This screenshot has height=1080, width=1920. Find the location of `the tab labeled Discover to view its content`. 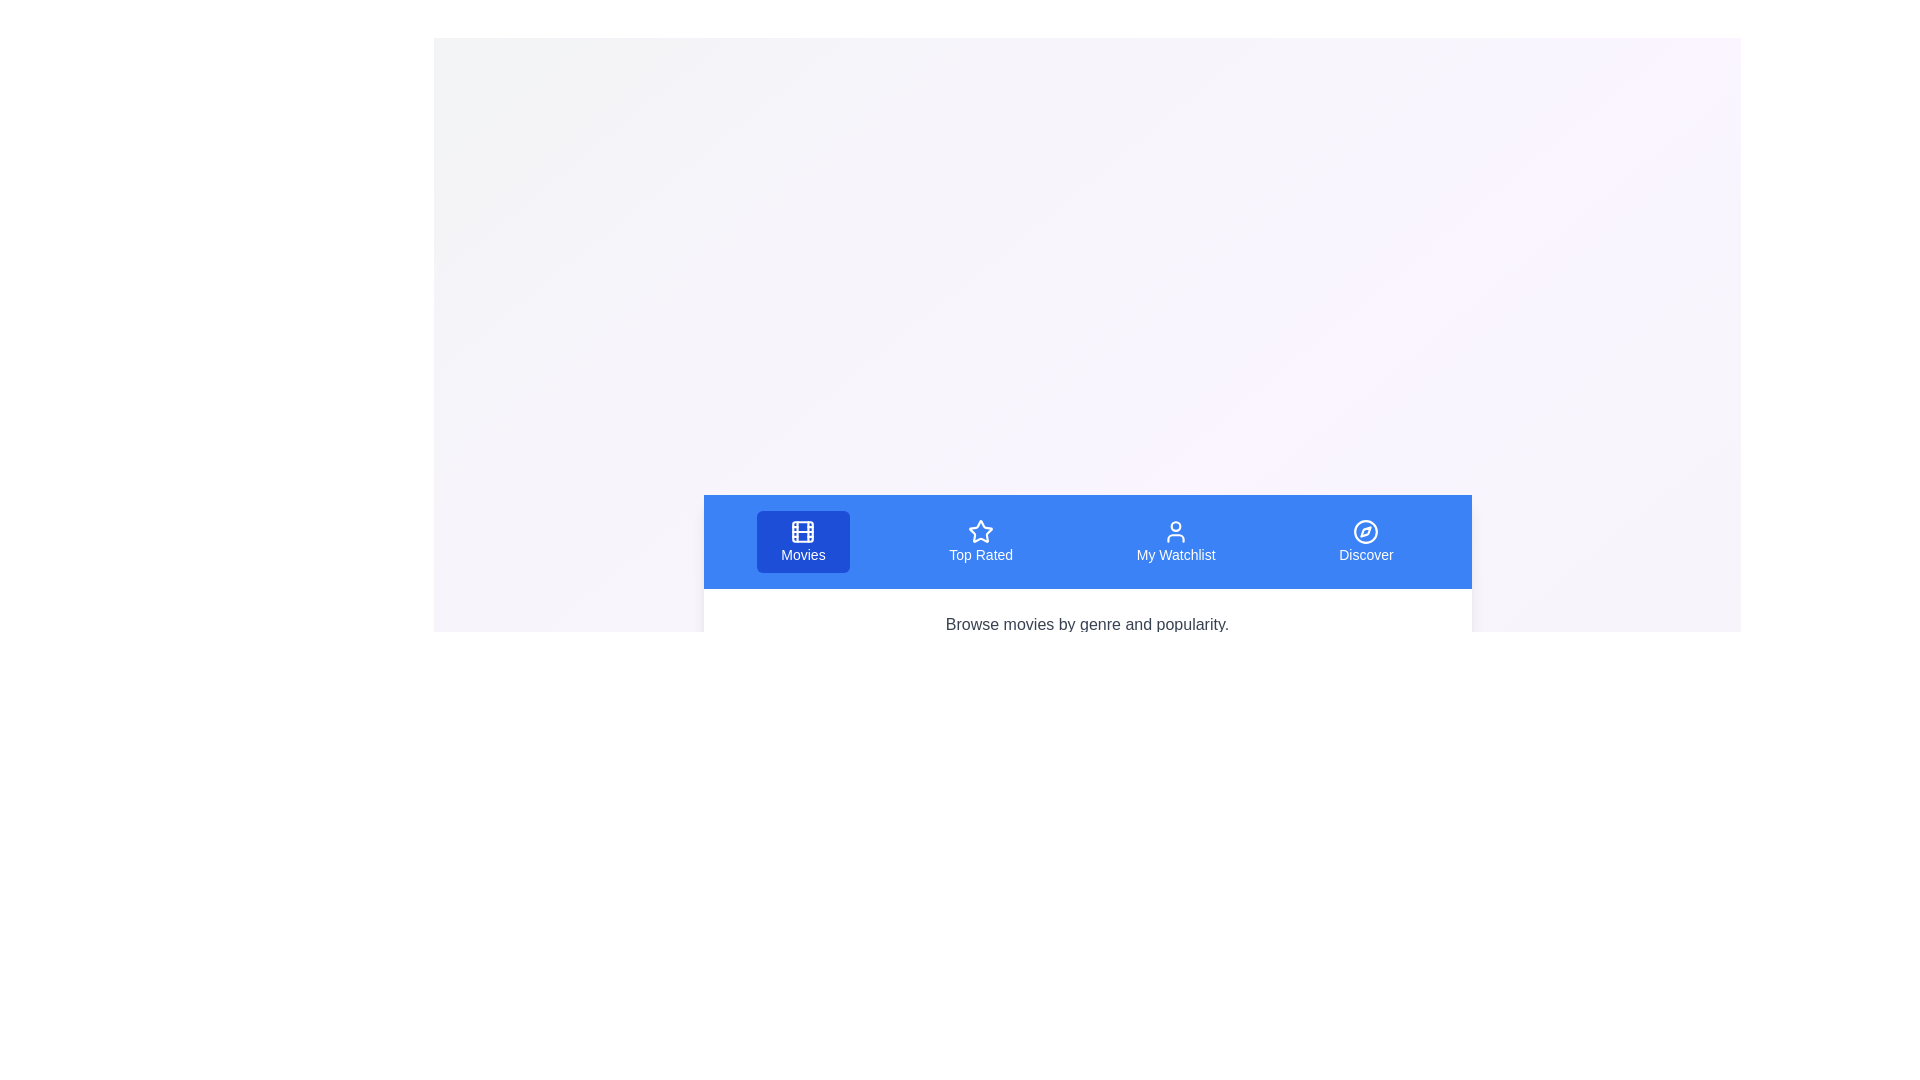

the tab labeled Discover to view its content is located at coordinates (1365, 542).